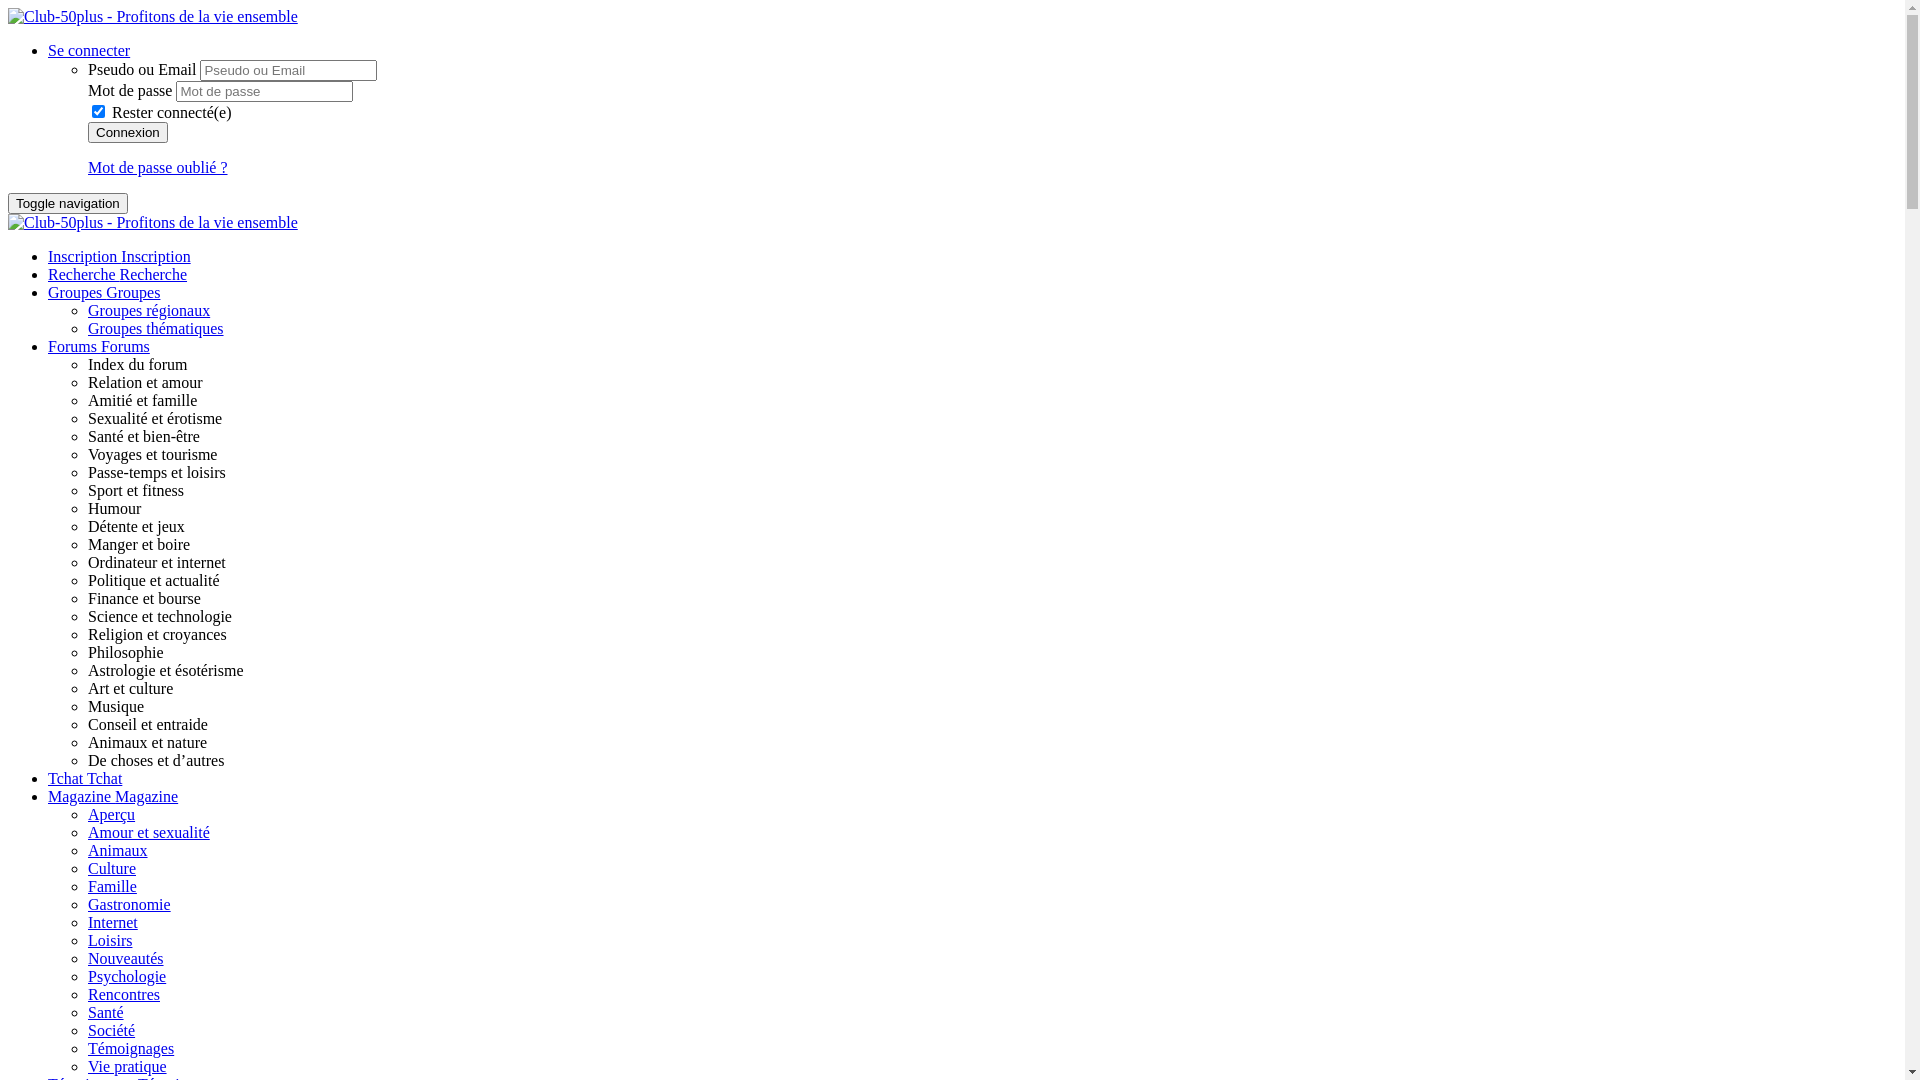 Image resolution: width=1920 pixels, height=1080 pixels. What do you see at coordinates (132, 292) in the screenshot?
I see `'Groupes'` at bounding box center [132, 292].